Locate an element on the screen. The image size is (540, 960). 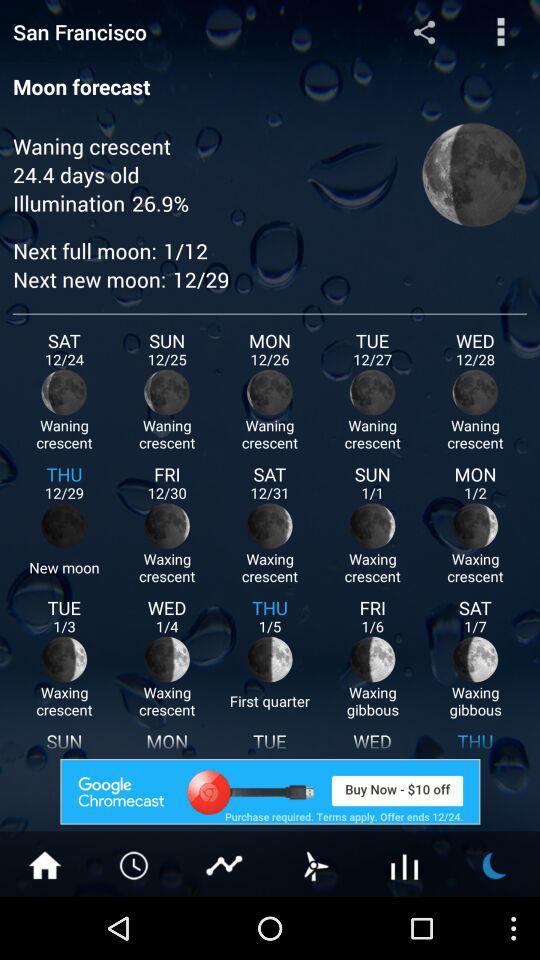
the share icon is located at coordinates (423, 33).